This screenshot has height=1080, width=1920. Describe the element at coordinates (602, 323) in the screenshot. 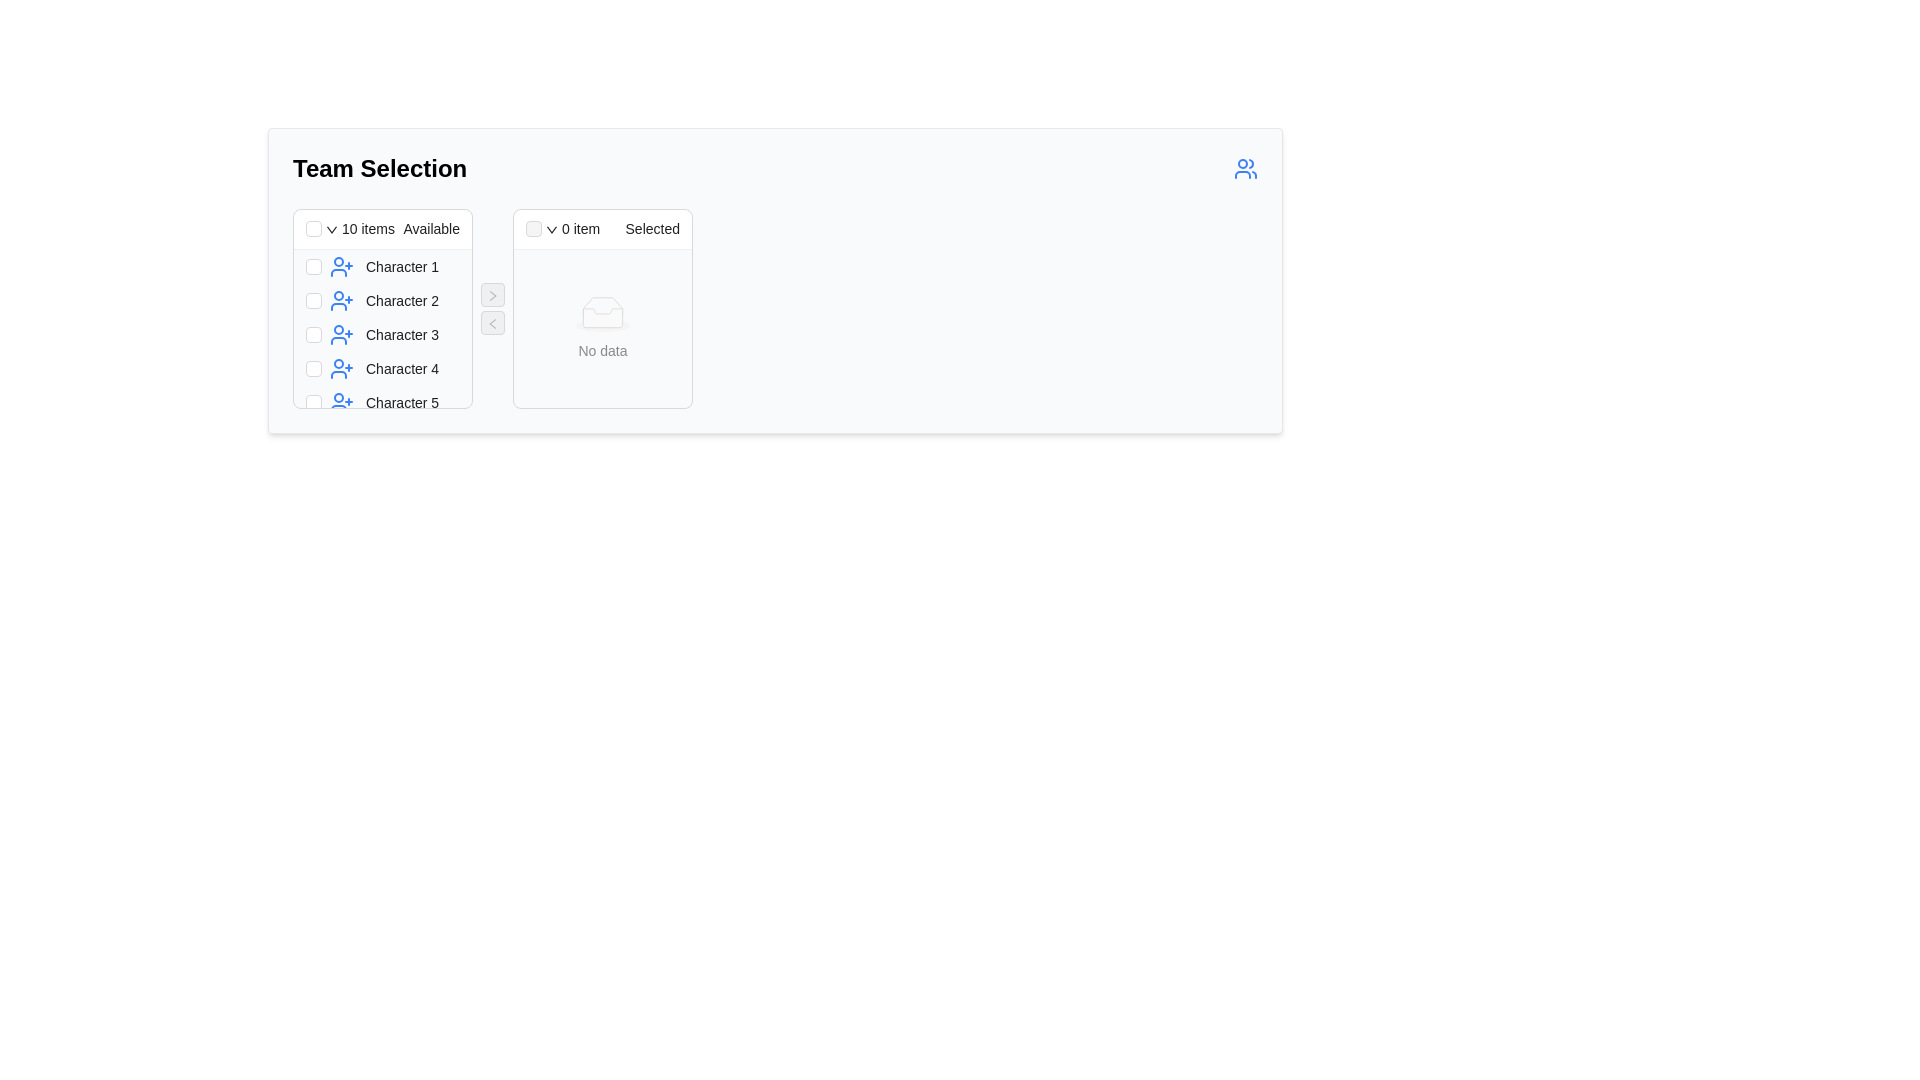

I see `the SVG ellipse element located within the 'Selected' column of the 'Team Selection' interface, which represents the 'No data' area` at that location.